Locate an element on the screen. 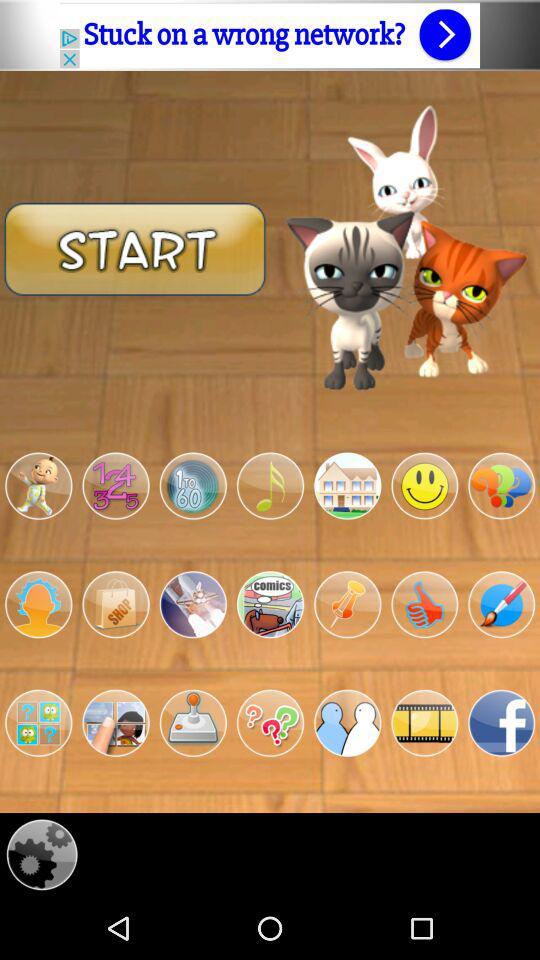  tap icon option is located at coordinates (270, 603).